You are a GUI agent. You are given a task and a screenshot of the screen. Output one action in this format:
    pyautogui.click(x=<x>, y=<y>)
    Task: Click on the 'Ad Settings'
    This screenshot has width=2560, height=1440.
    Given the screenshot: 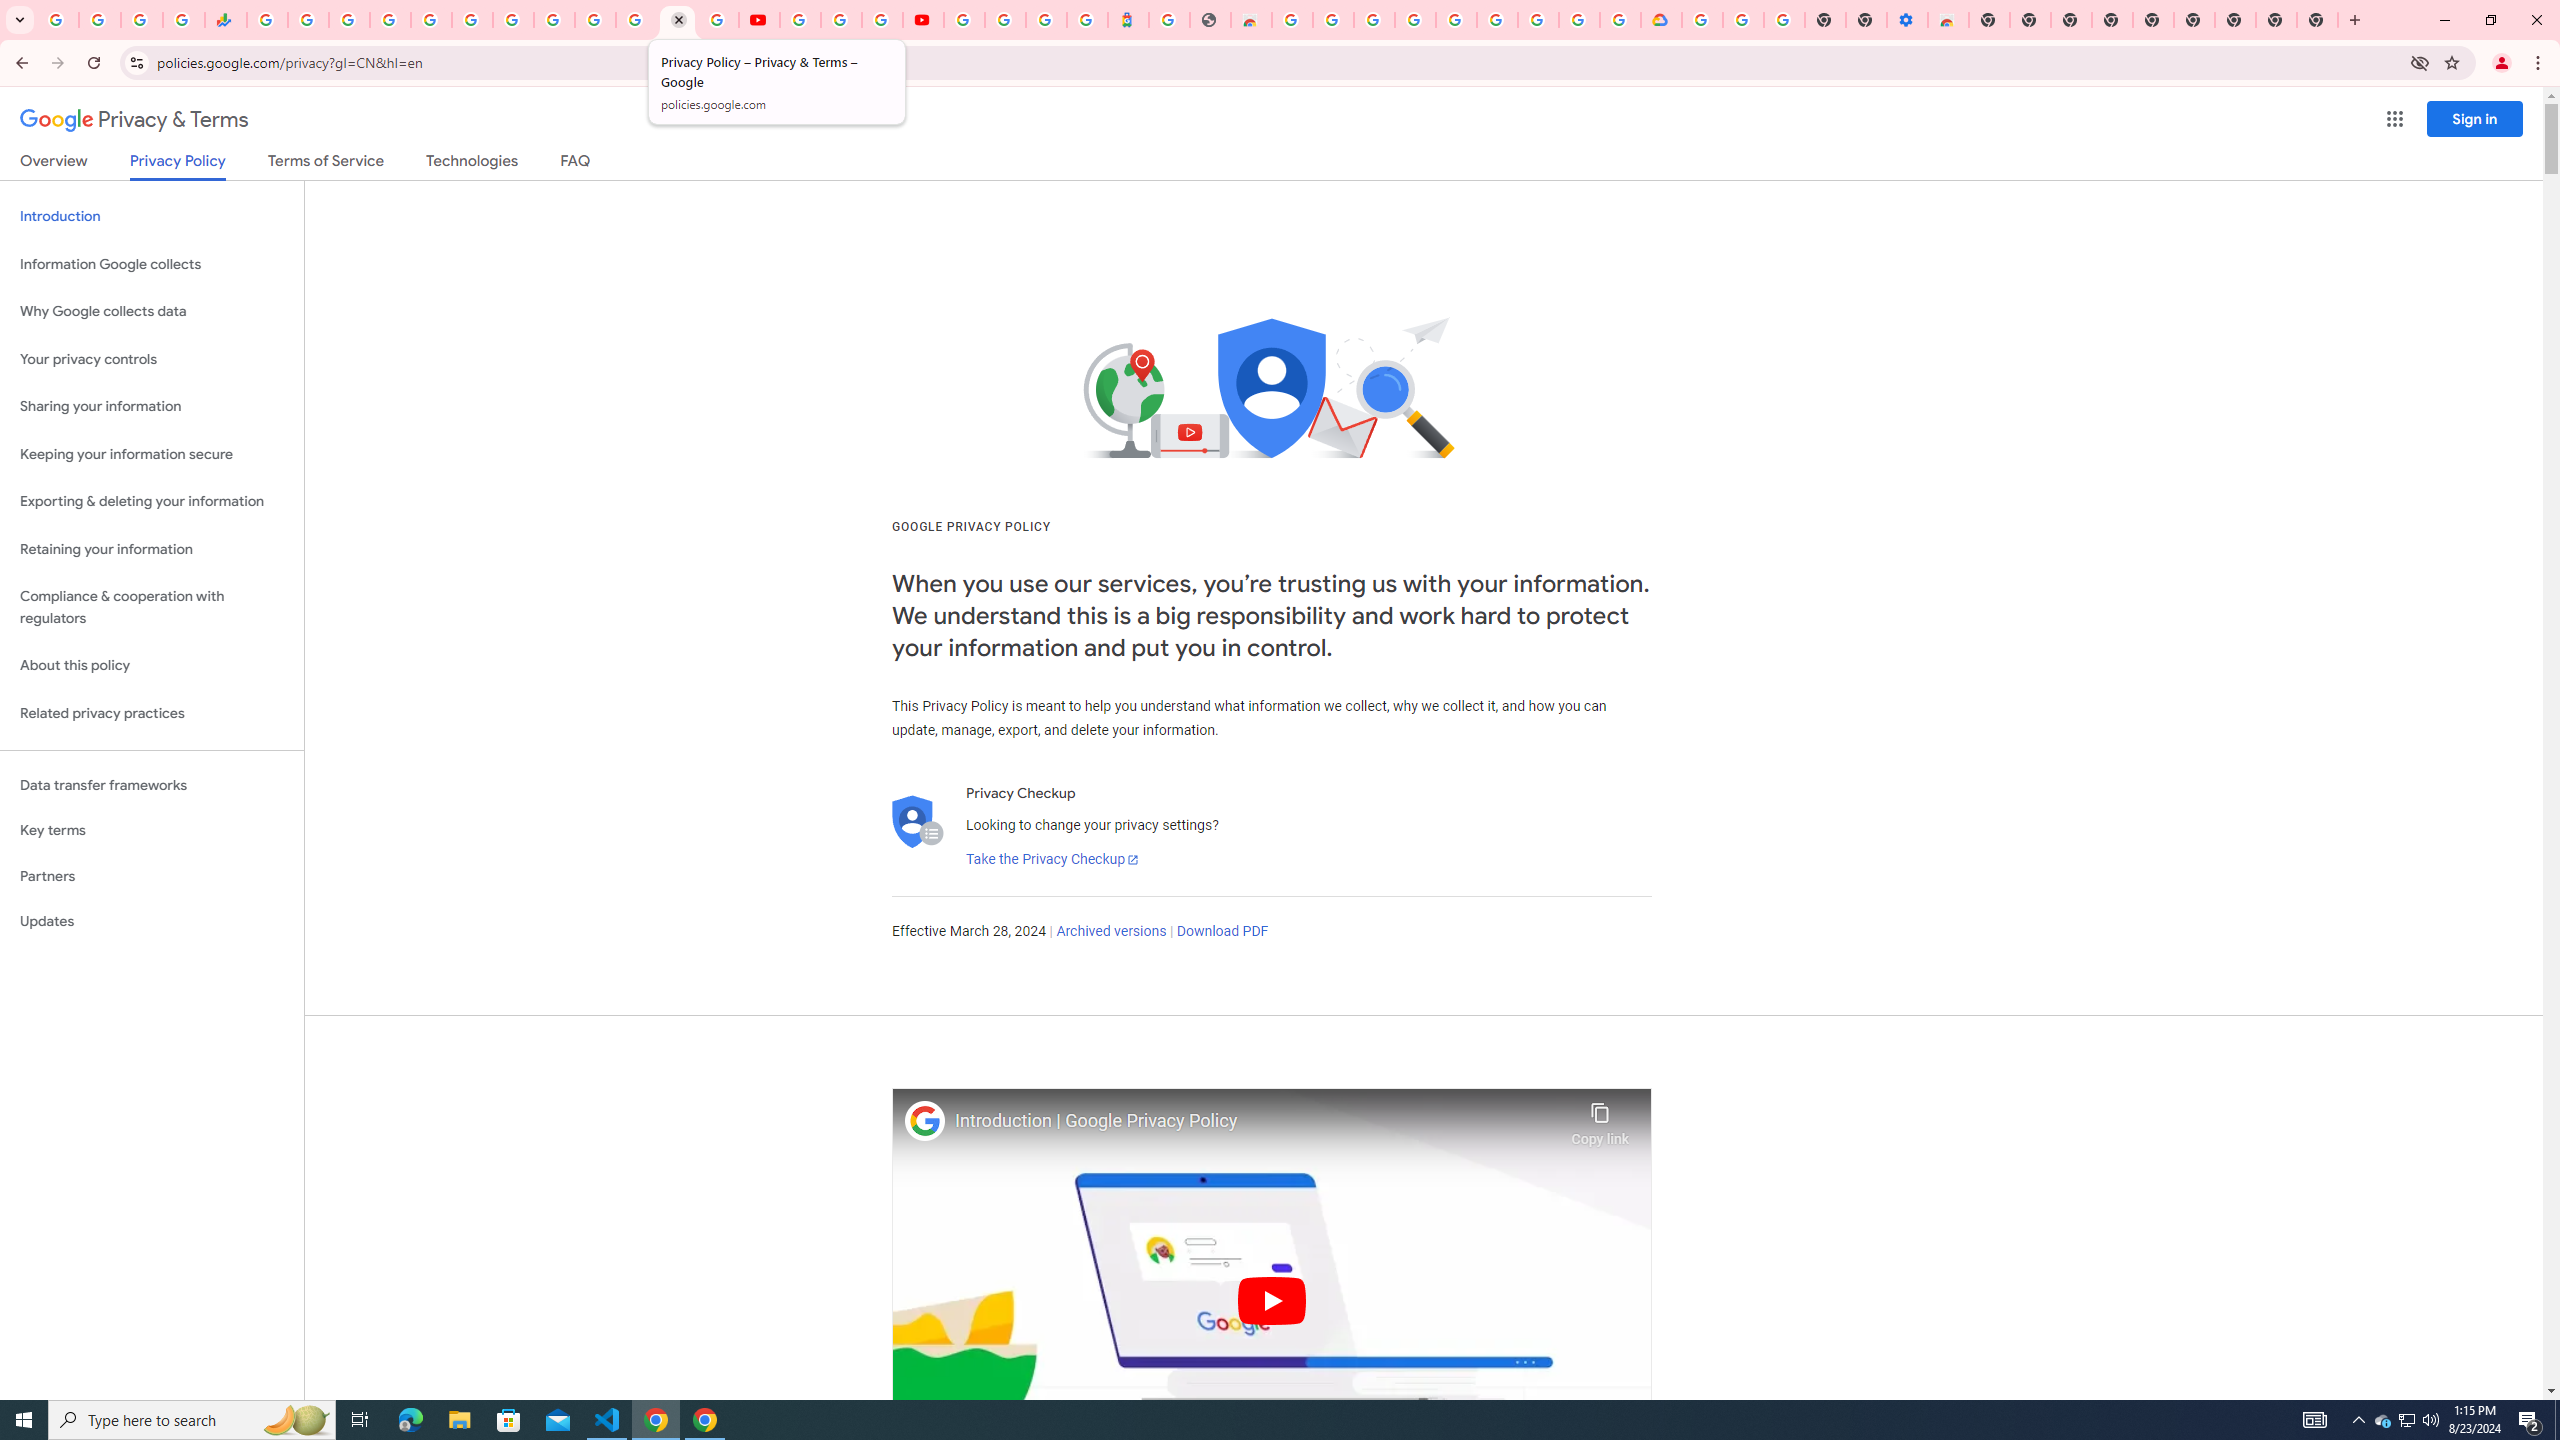 What is the action you would take?
    pyautogui.click(x=1414, y=19)
    